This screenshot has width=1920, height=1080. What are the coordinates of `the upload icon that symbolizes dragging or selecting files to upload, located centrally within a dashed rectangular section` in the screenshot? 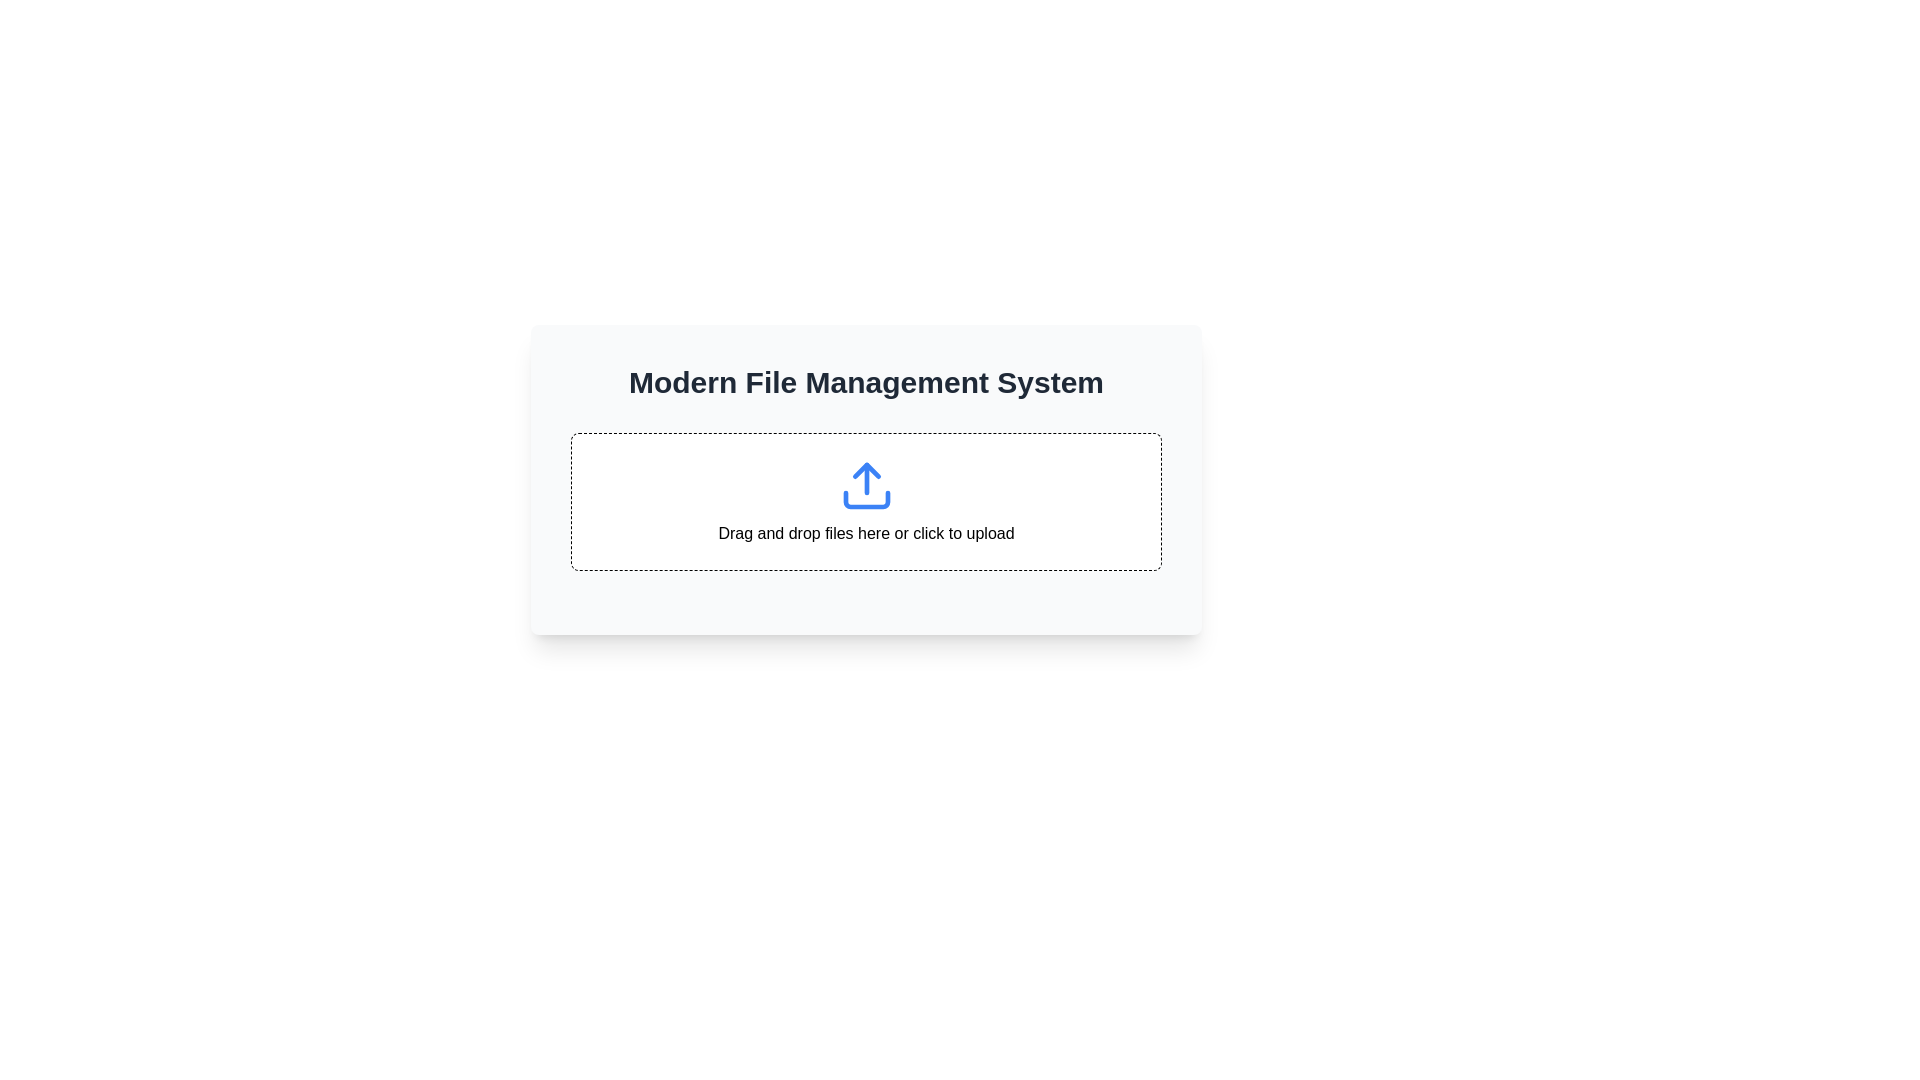 It's located at (866, 486).